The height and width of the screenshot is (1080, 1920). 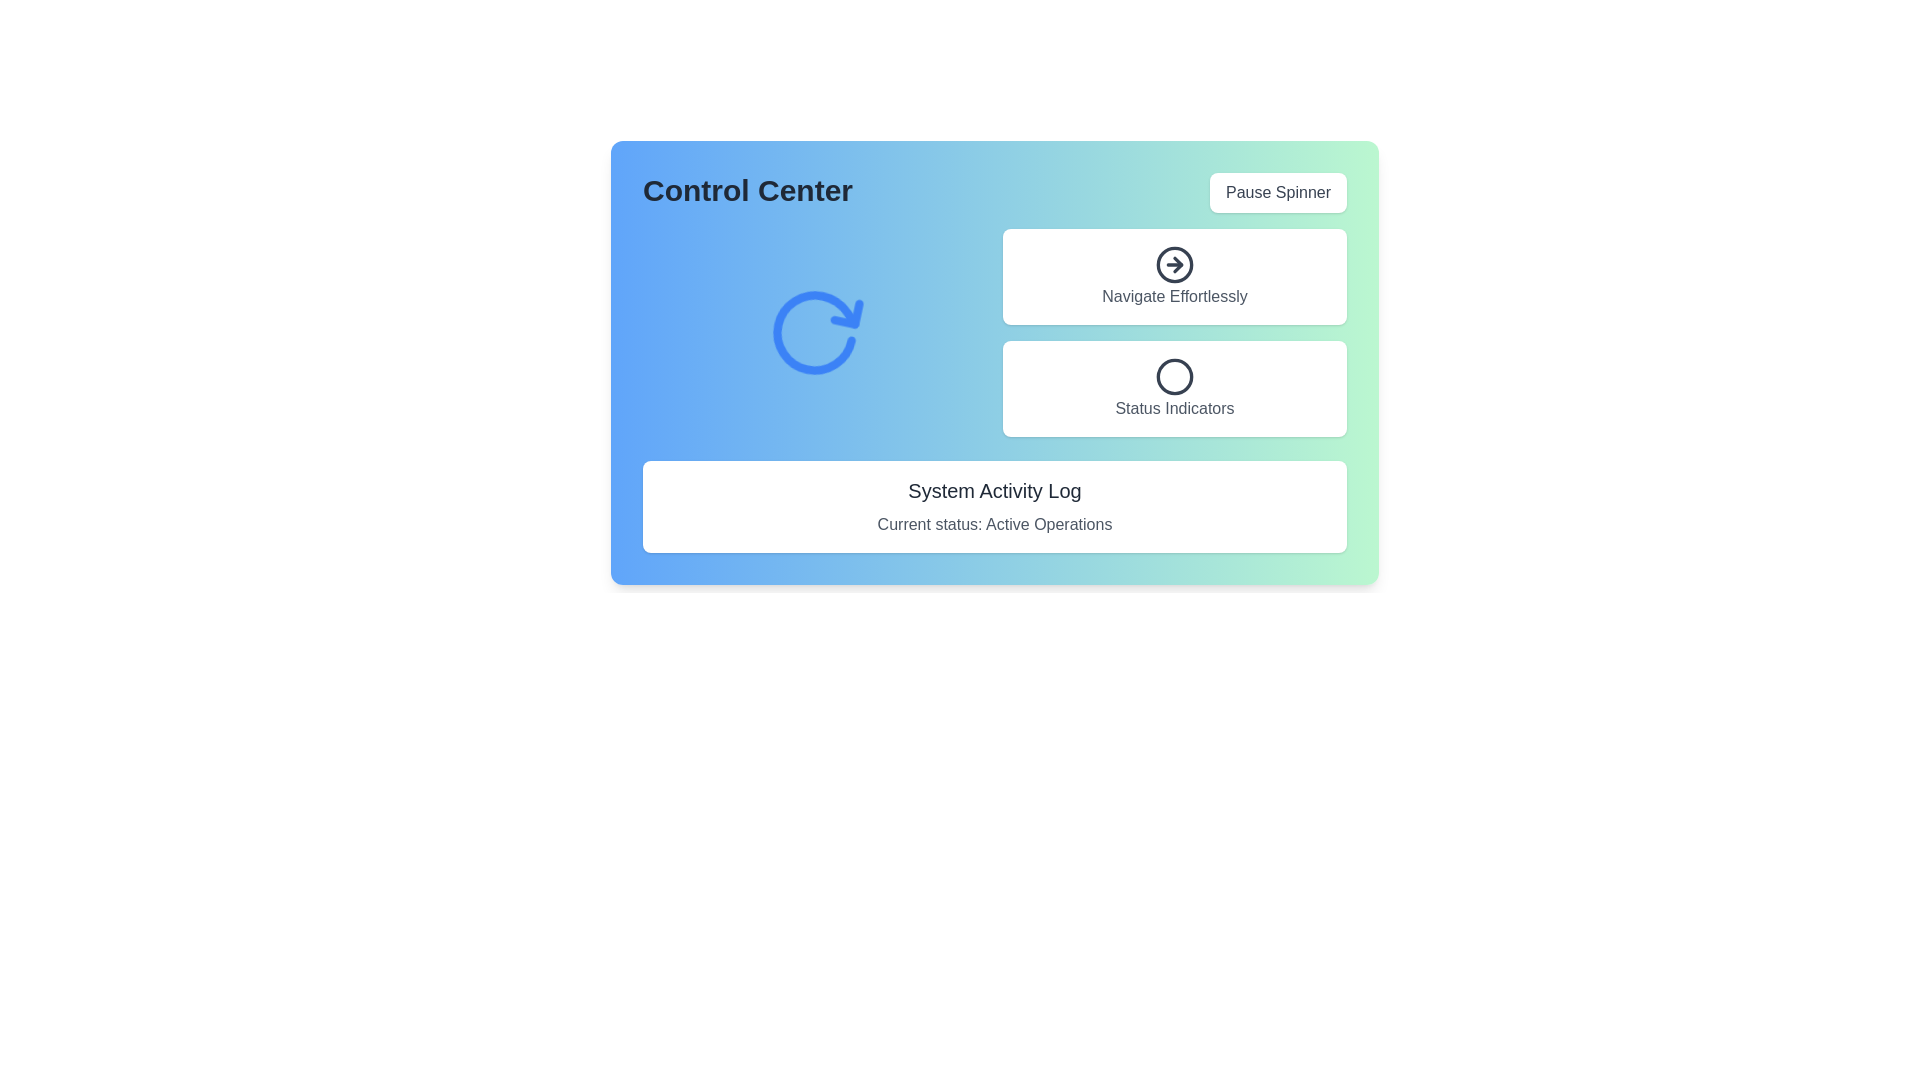 What do you see at coordinates (1175, 331) in the screenshot?
I see `the bottom icon within the composite UI element containing navigation and status features to check the status` at bounding box center [1175, 331].